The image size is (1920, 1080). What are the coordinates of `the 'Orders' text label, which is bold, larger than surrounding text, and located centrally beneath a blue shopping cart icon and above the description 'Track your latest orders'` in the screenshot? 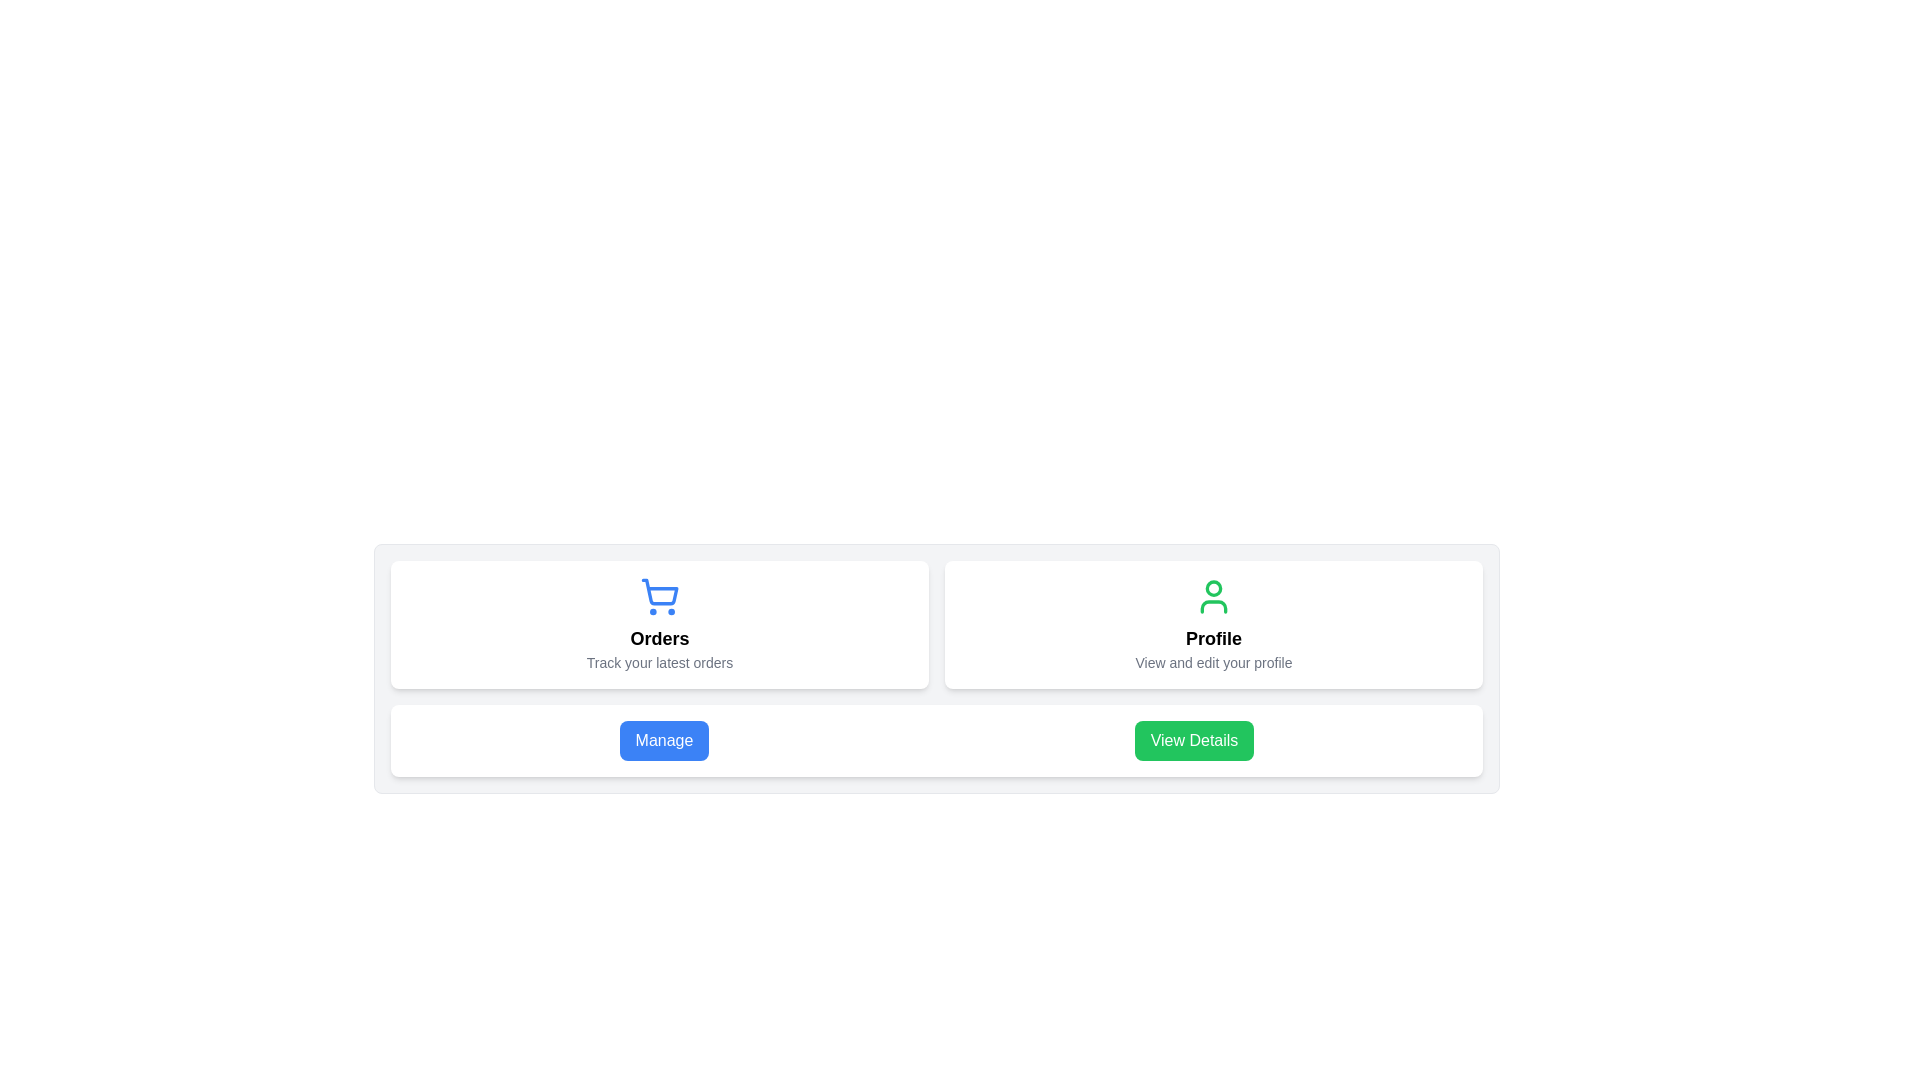 It's located at (660, 639).